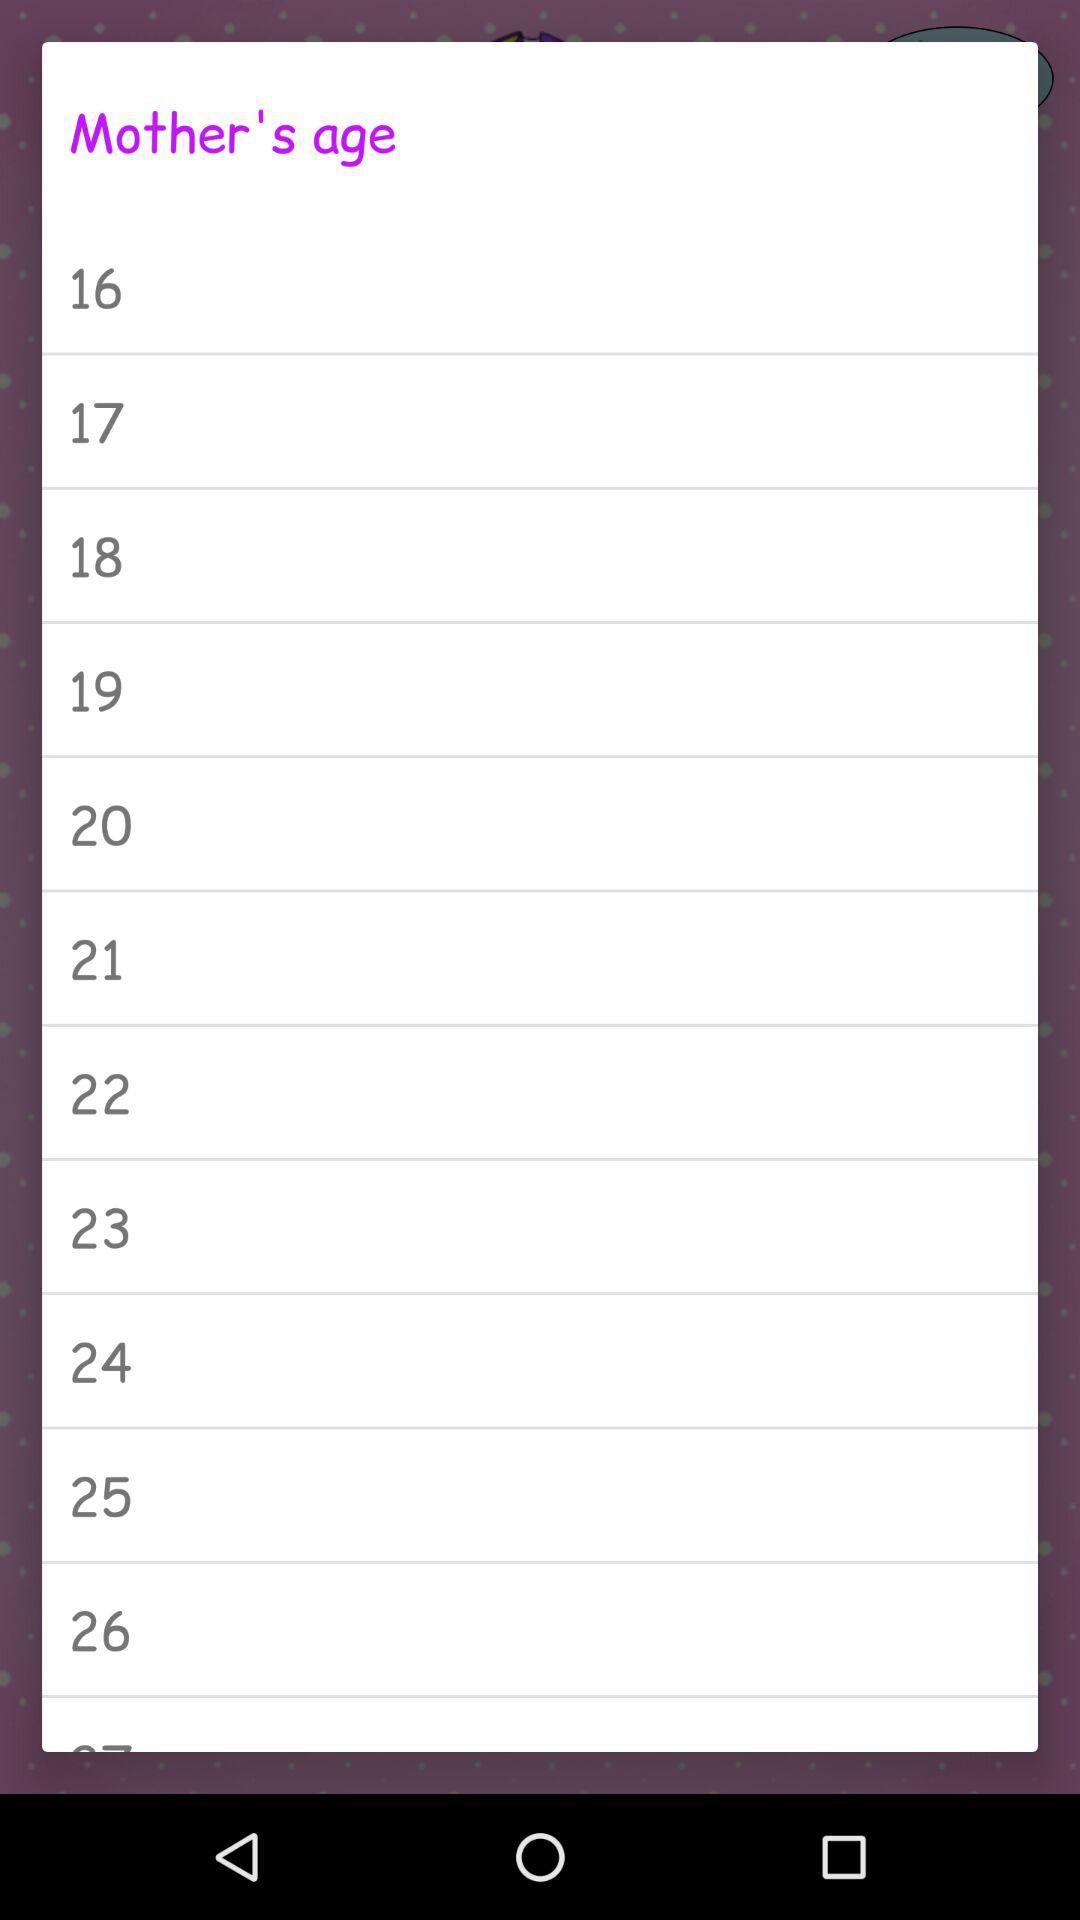 This screenshot has height=1920, width=1080. I want to click on the item below 24 icon, so click(540, 1495).